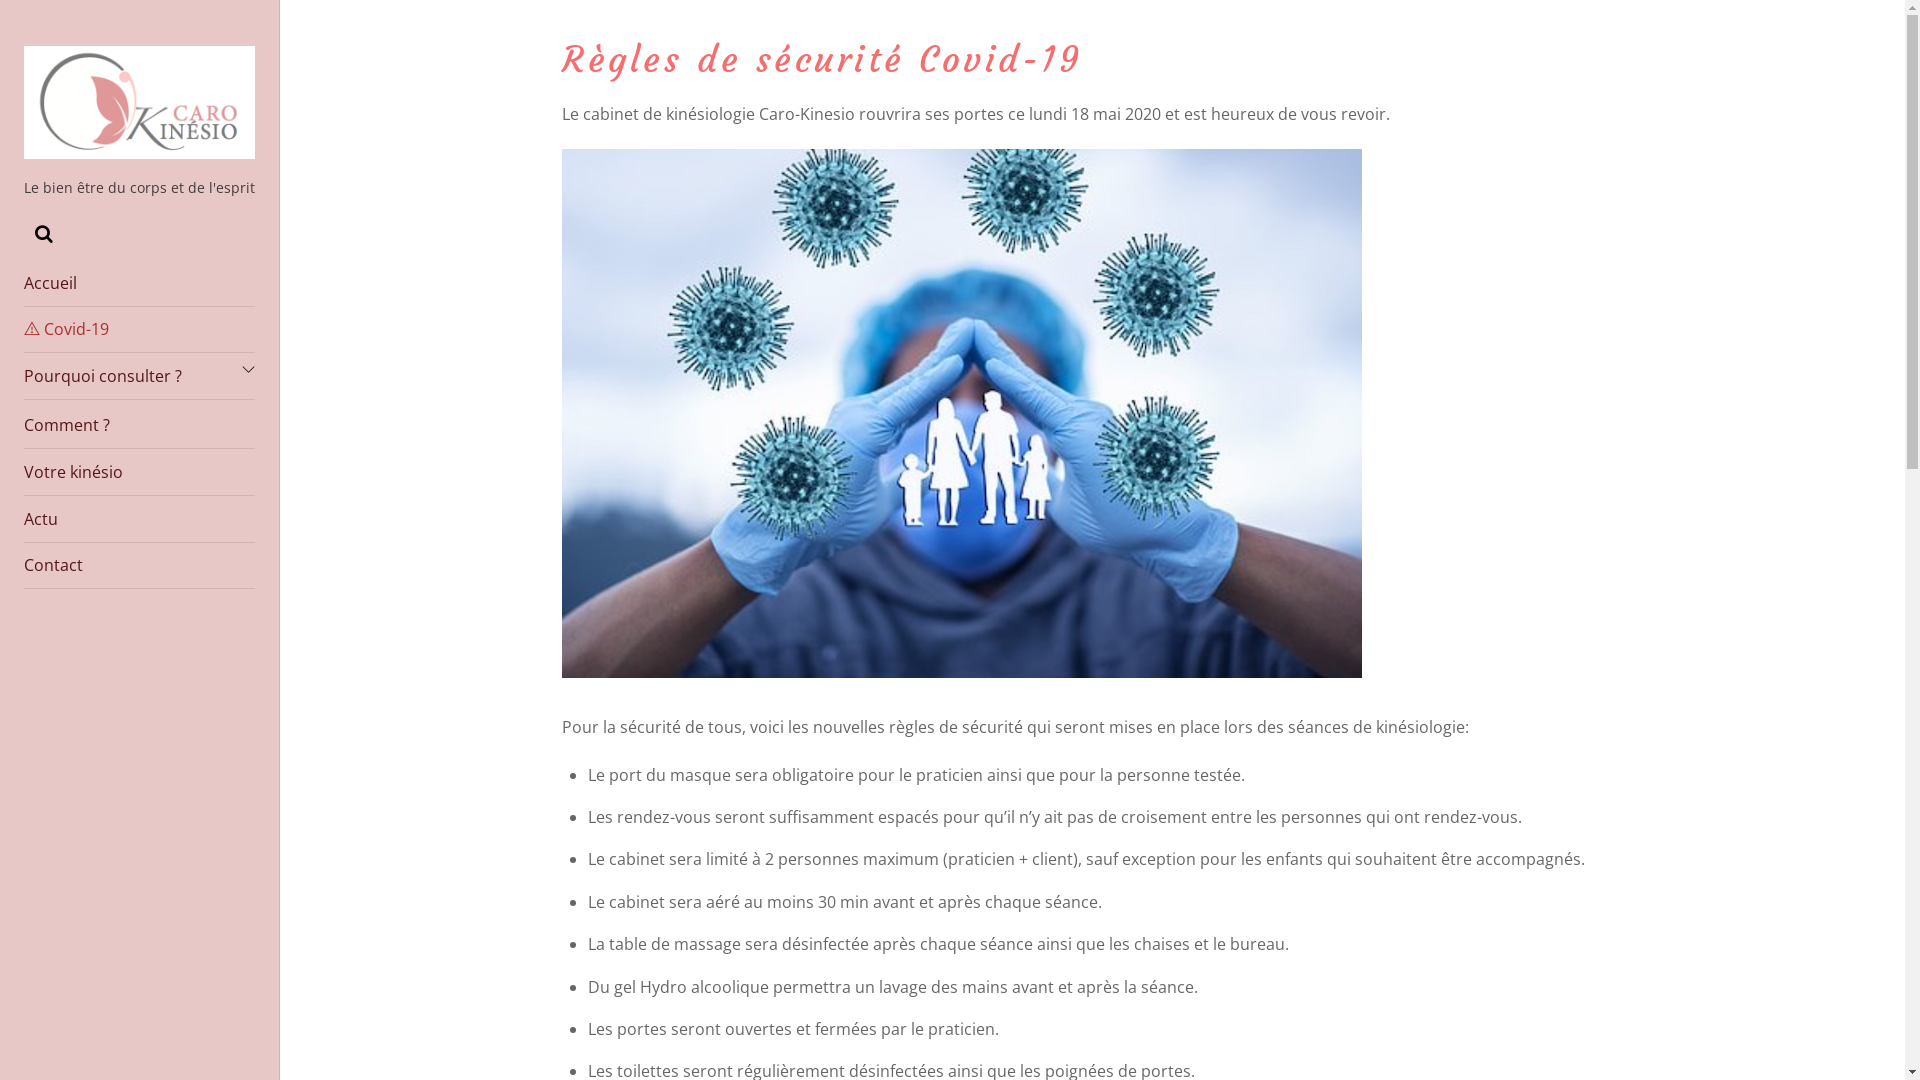  Describe the element at coordinates (138, 376) in the screenshot. I see `'Pourquoi consulter ?'` at that location.